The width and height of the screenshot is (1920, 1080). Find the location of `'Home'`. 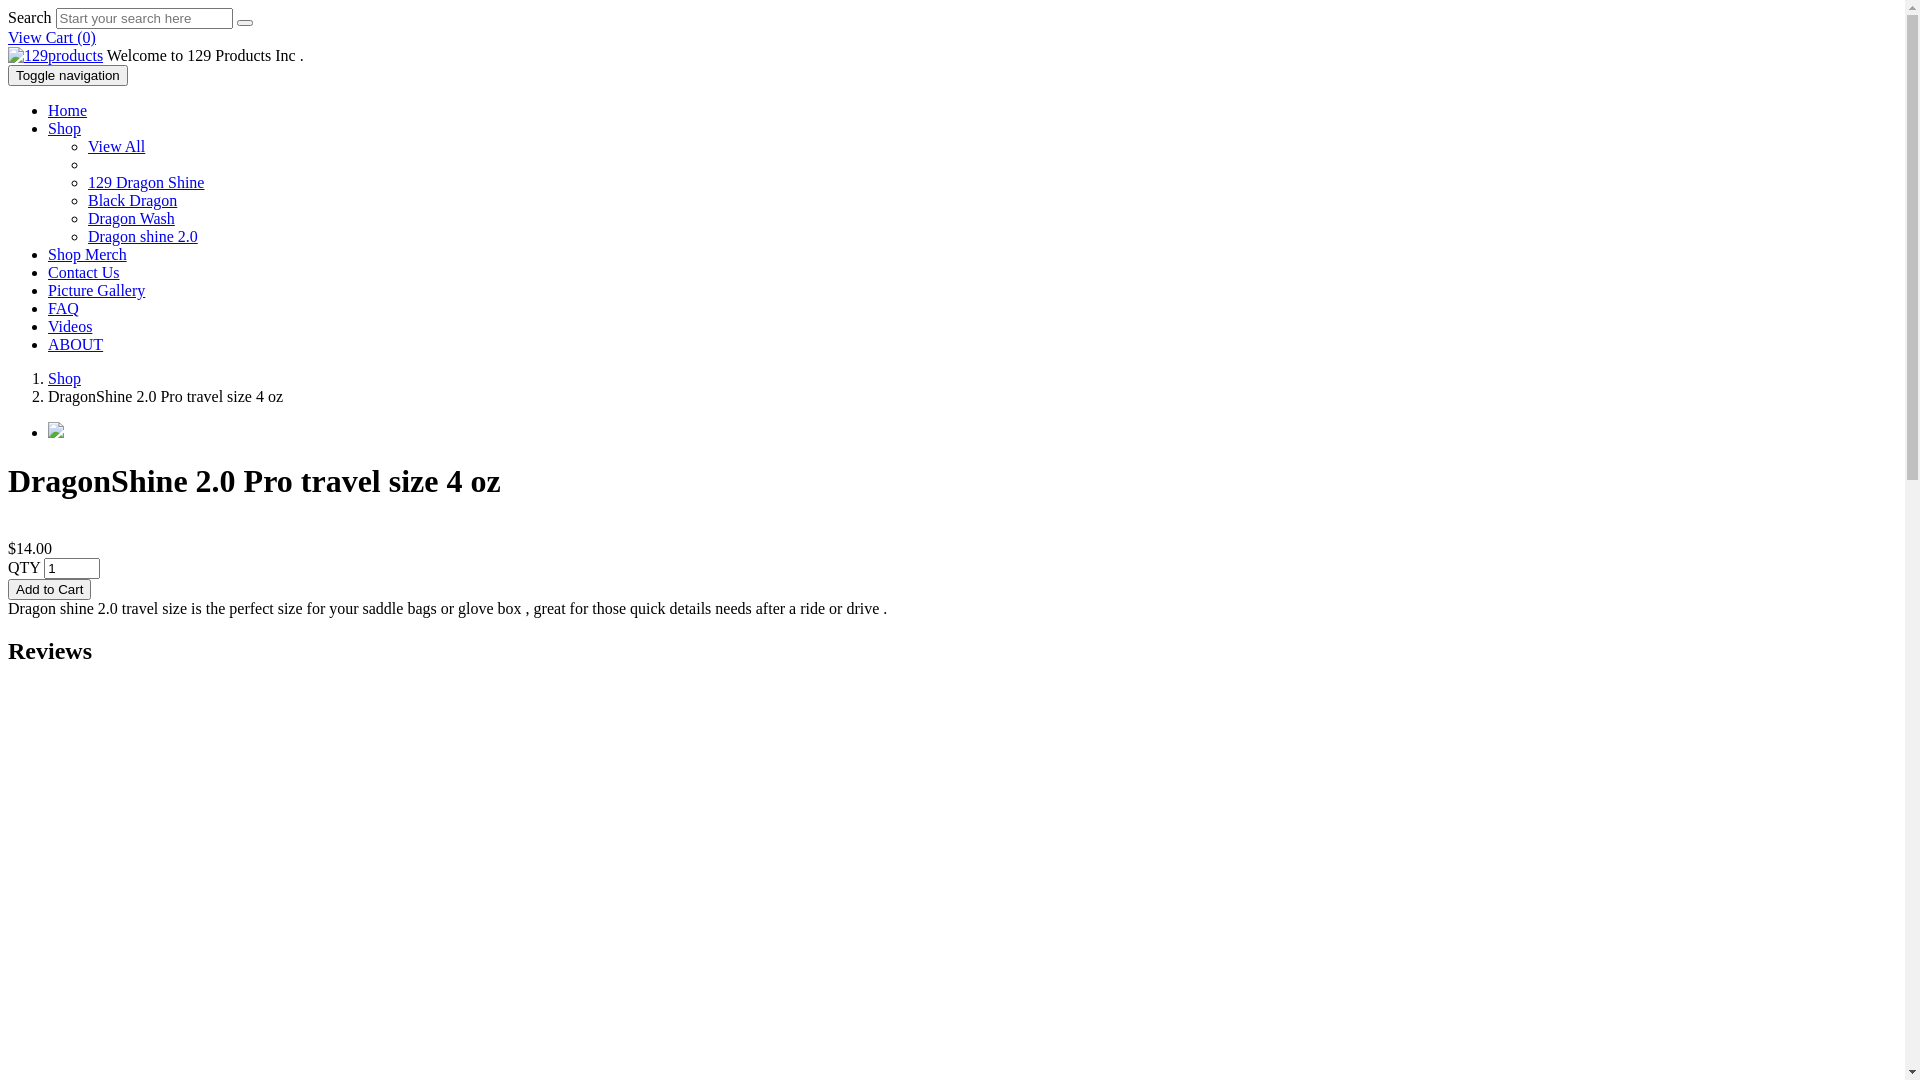

'Home' is located at coordinates (67, 110).